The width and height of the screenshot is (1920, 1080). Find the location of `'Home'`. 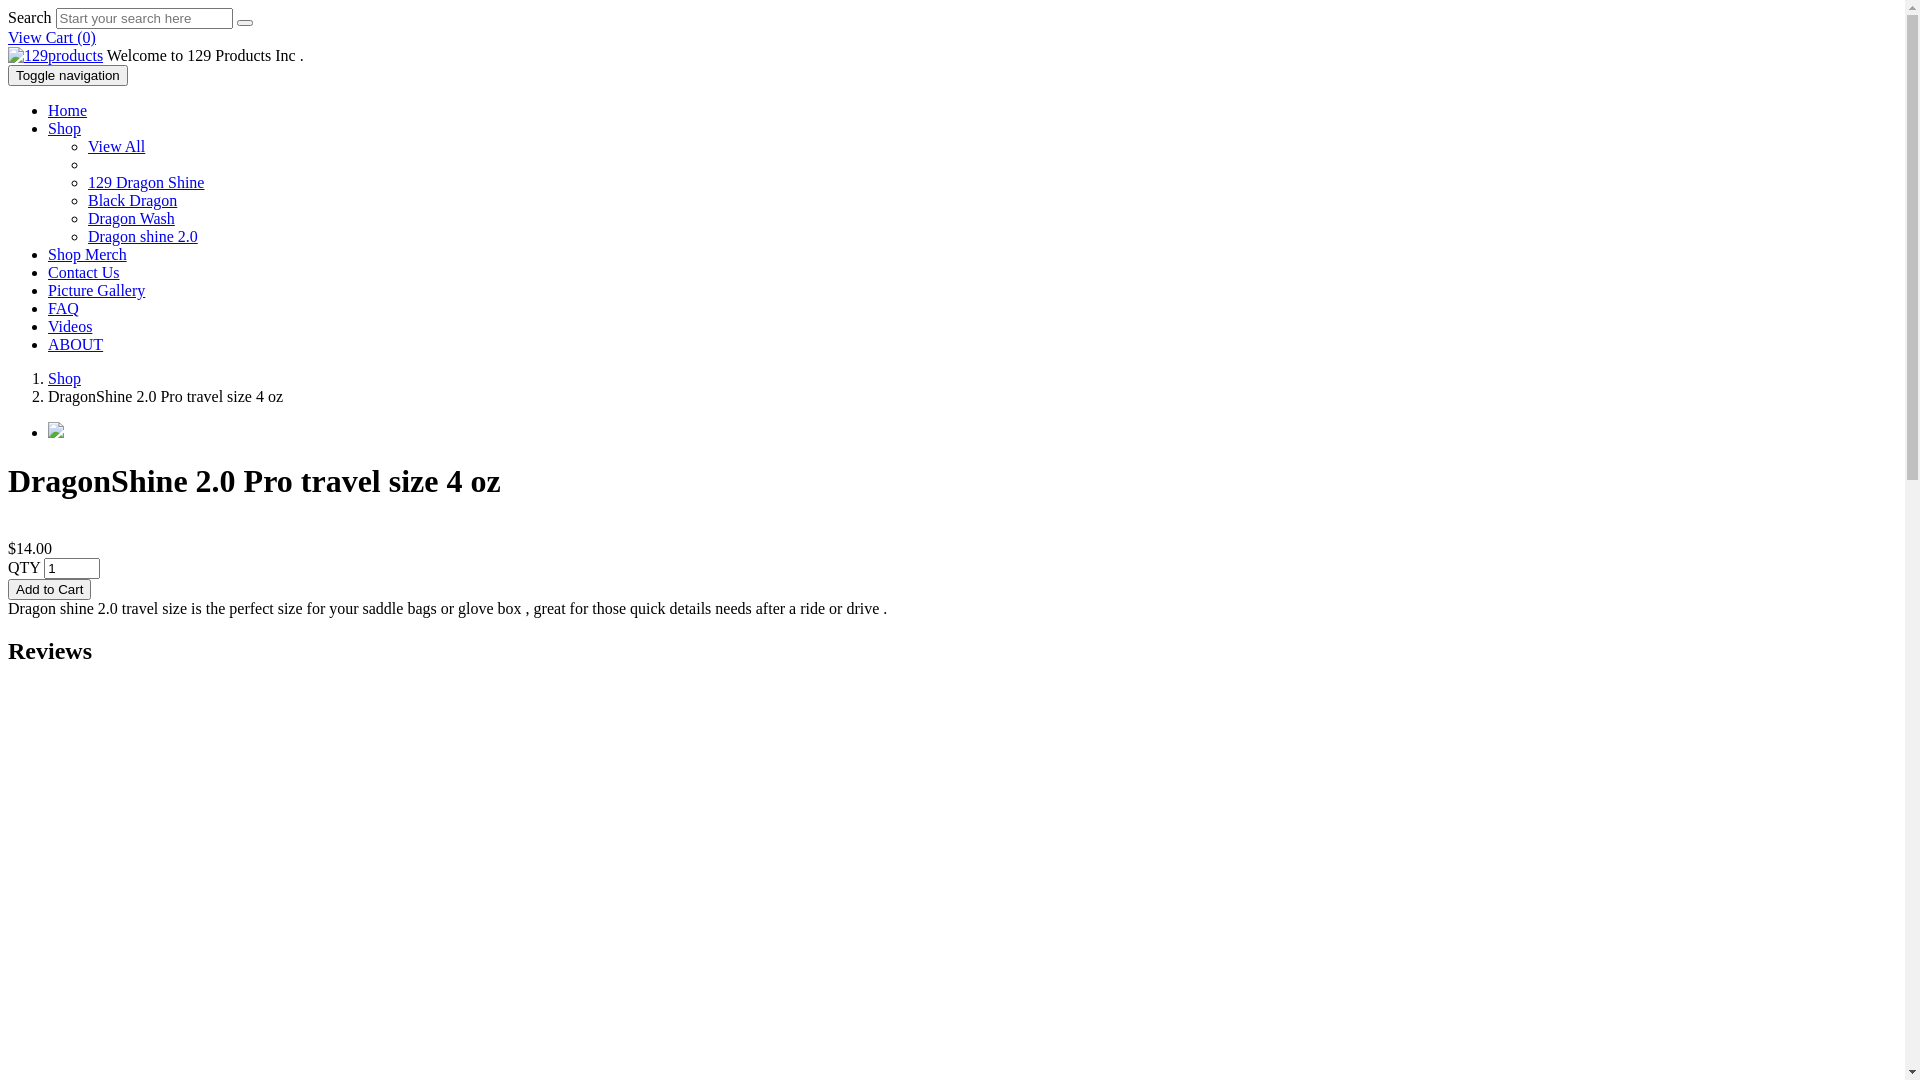

'Home' is located at coordinates (67, 110).